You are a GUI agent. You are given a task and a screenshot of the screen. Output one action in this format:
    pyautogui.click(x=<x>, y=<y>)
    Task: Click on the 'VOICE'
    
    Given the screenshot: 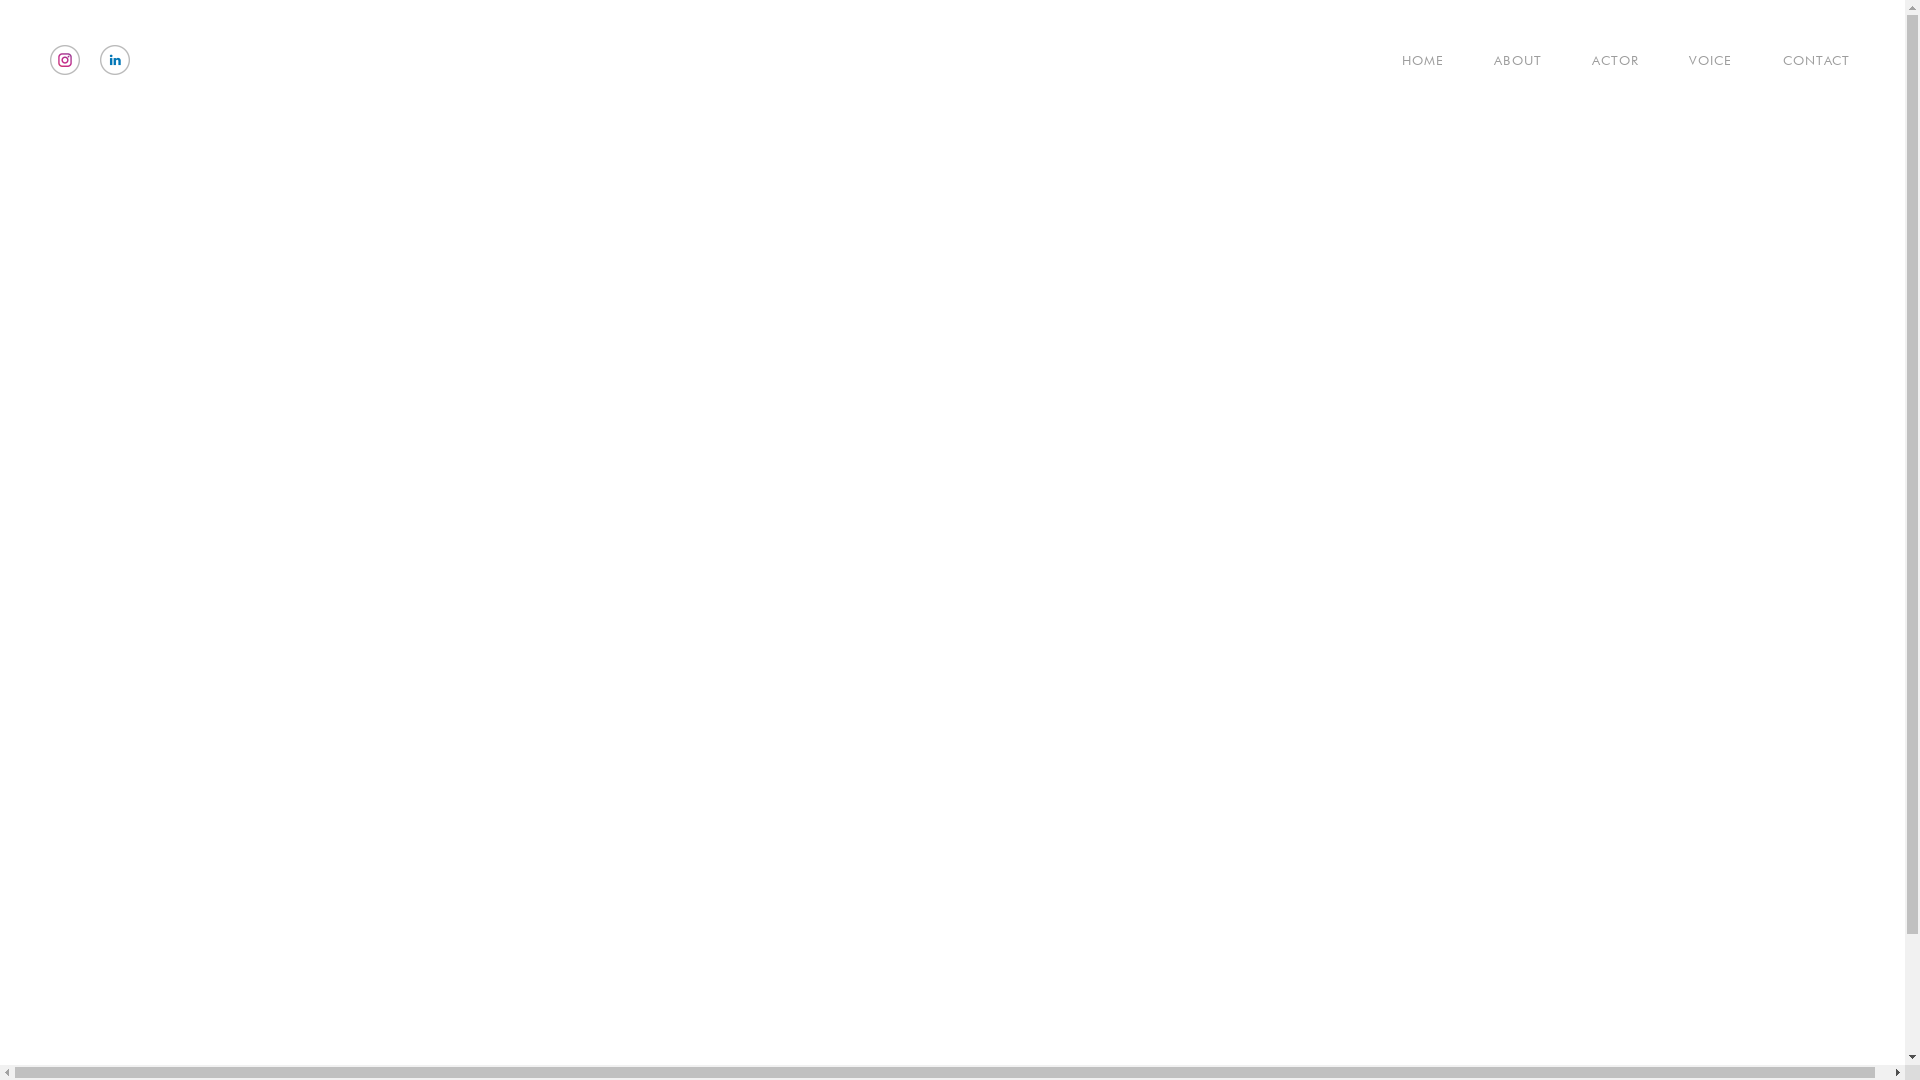 What is the action you would take?
    pyautogui.click(x=1689, y=59)
    